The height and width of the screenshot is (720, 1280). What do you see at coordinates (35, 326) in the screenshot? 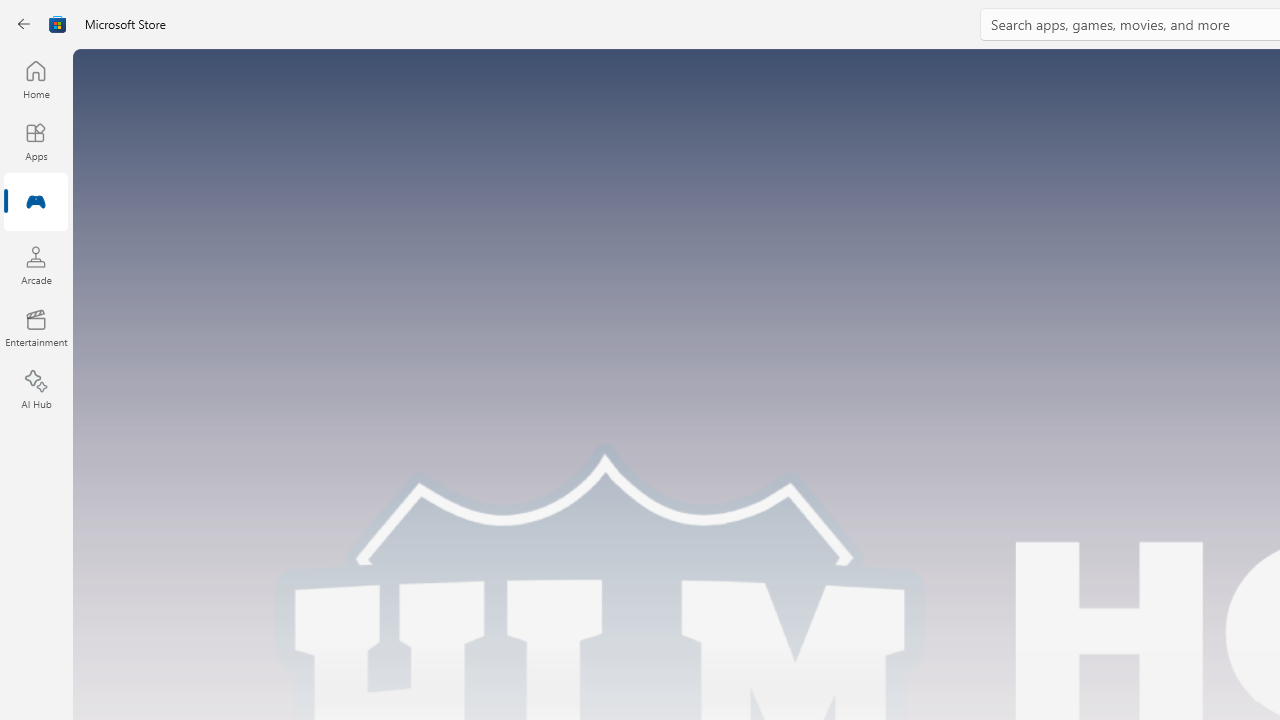
I see `'Entertainment'` at bounding box center [35, 326].